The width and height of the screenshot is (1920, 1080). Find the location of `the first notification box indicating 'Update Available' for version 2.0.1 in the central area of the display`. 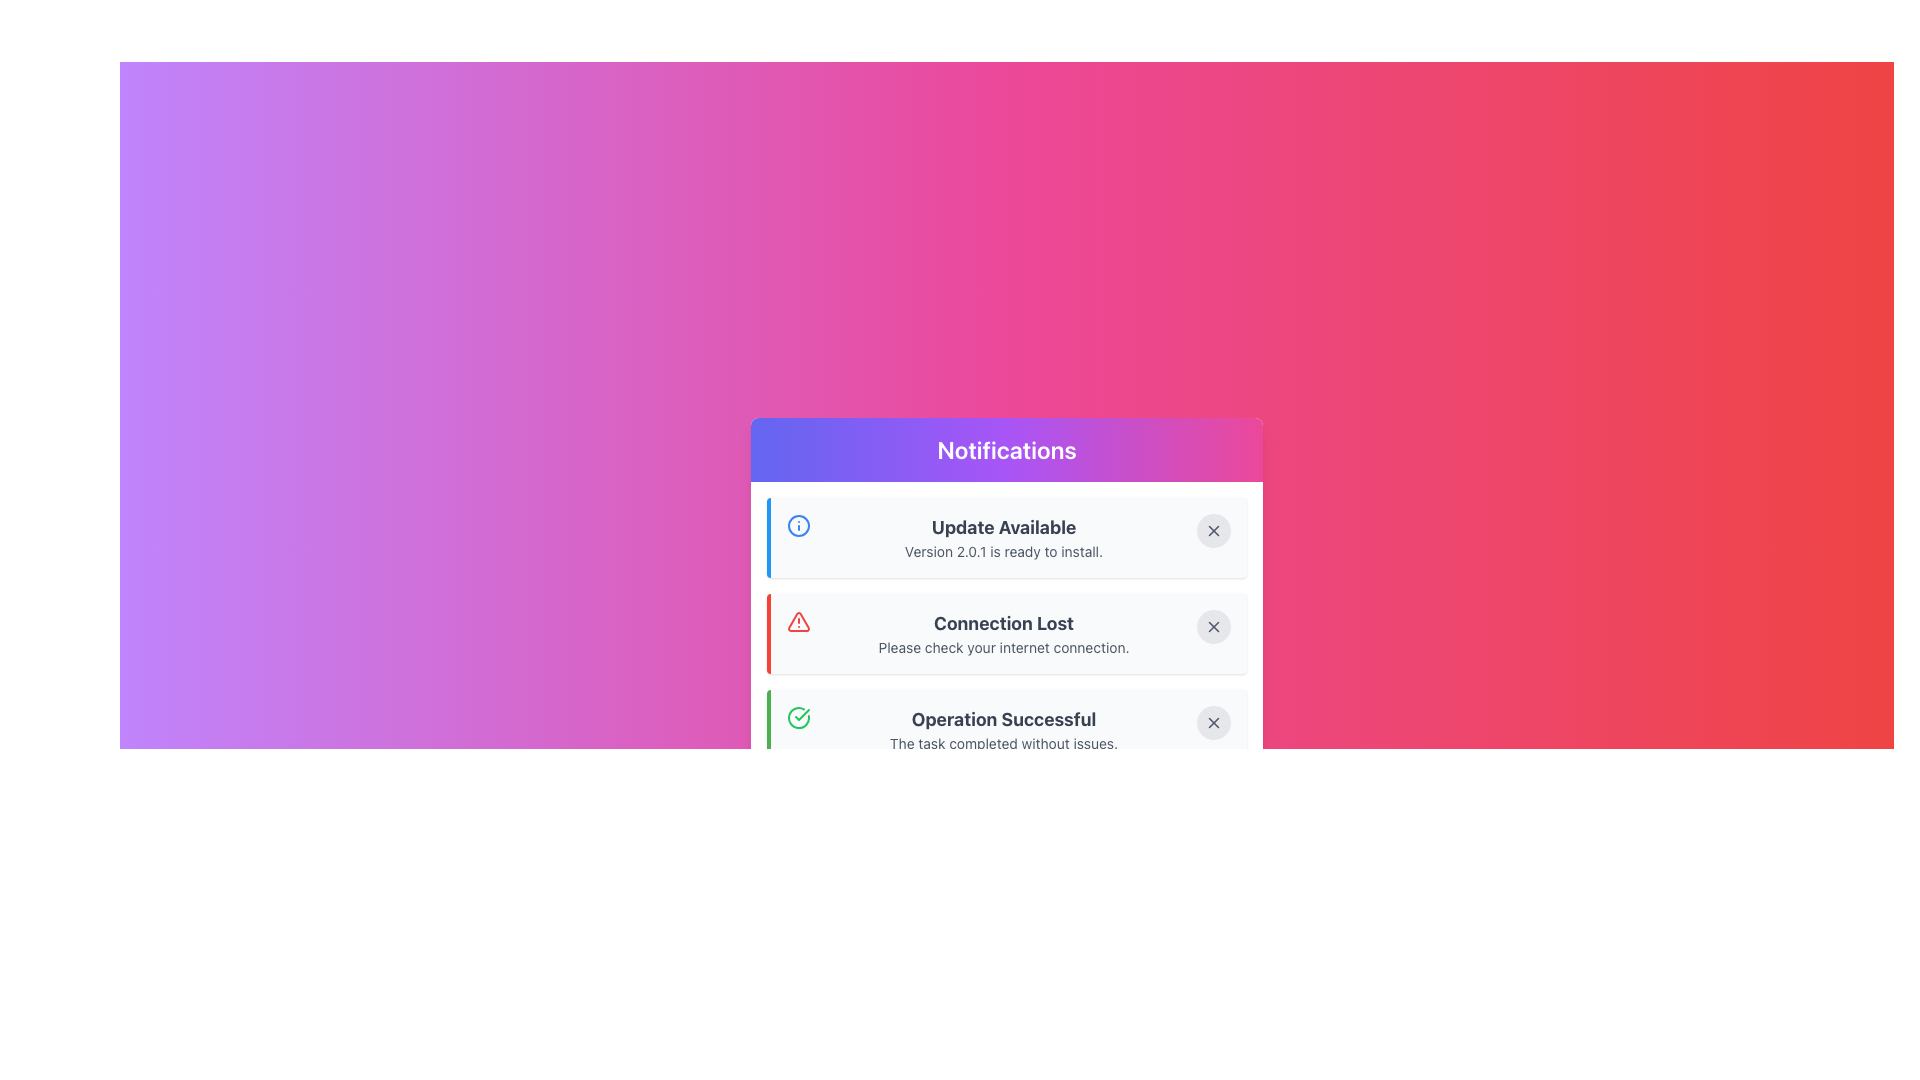

the first notification box indicating 'Update Available' for version 2.0.1 in the central area of the display is located at coordinates (1007, 536).